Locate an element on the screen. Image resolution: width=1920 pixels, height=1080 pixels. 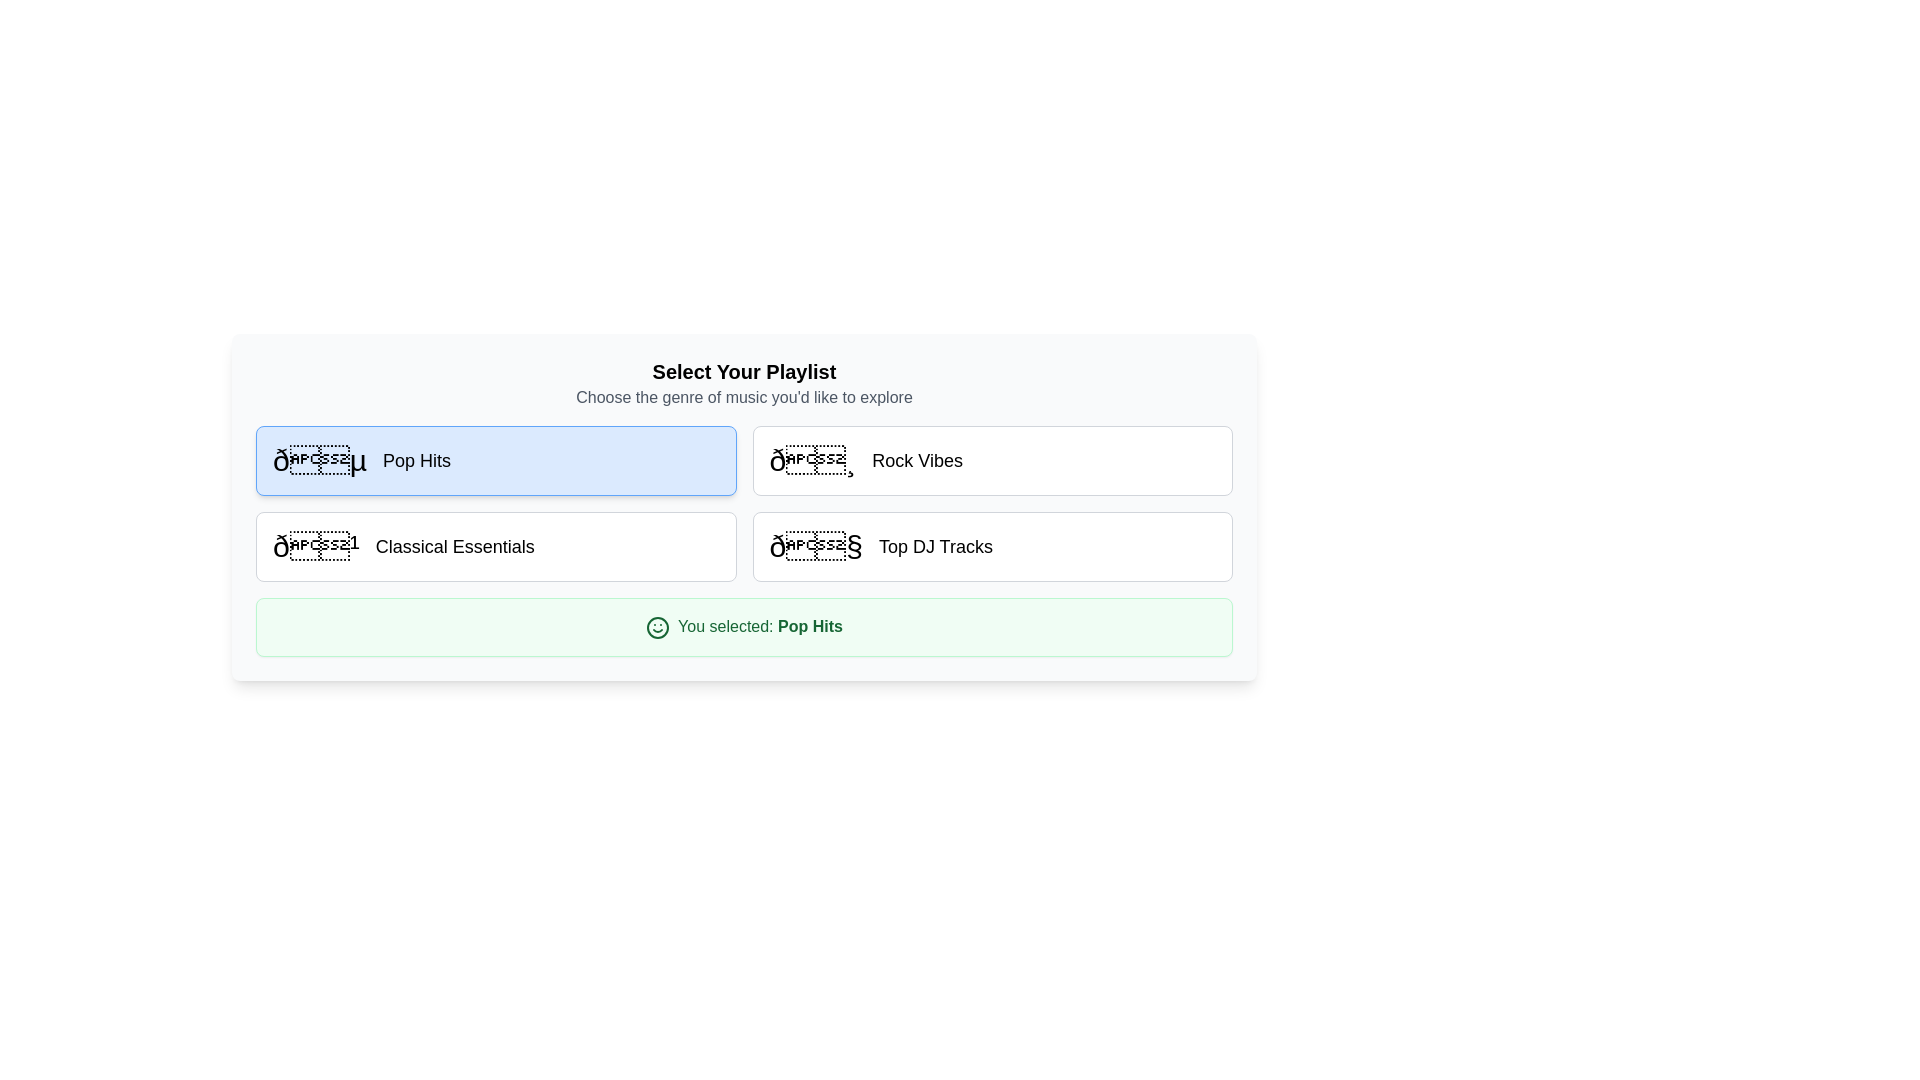
the 'Pop Hits' playlist text label for accessibility tools is located at coordinates (416, 461).